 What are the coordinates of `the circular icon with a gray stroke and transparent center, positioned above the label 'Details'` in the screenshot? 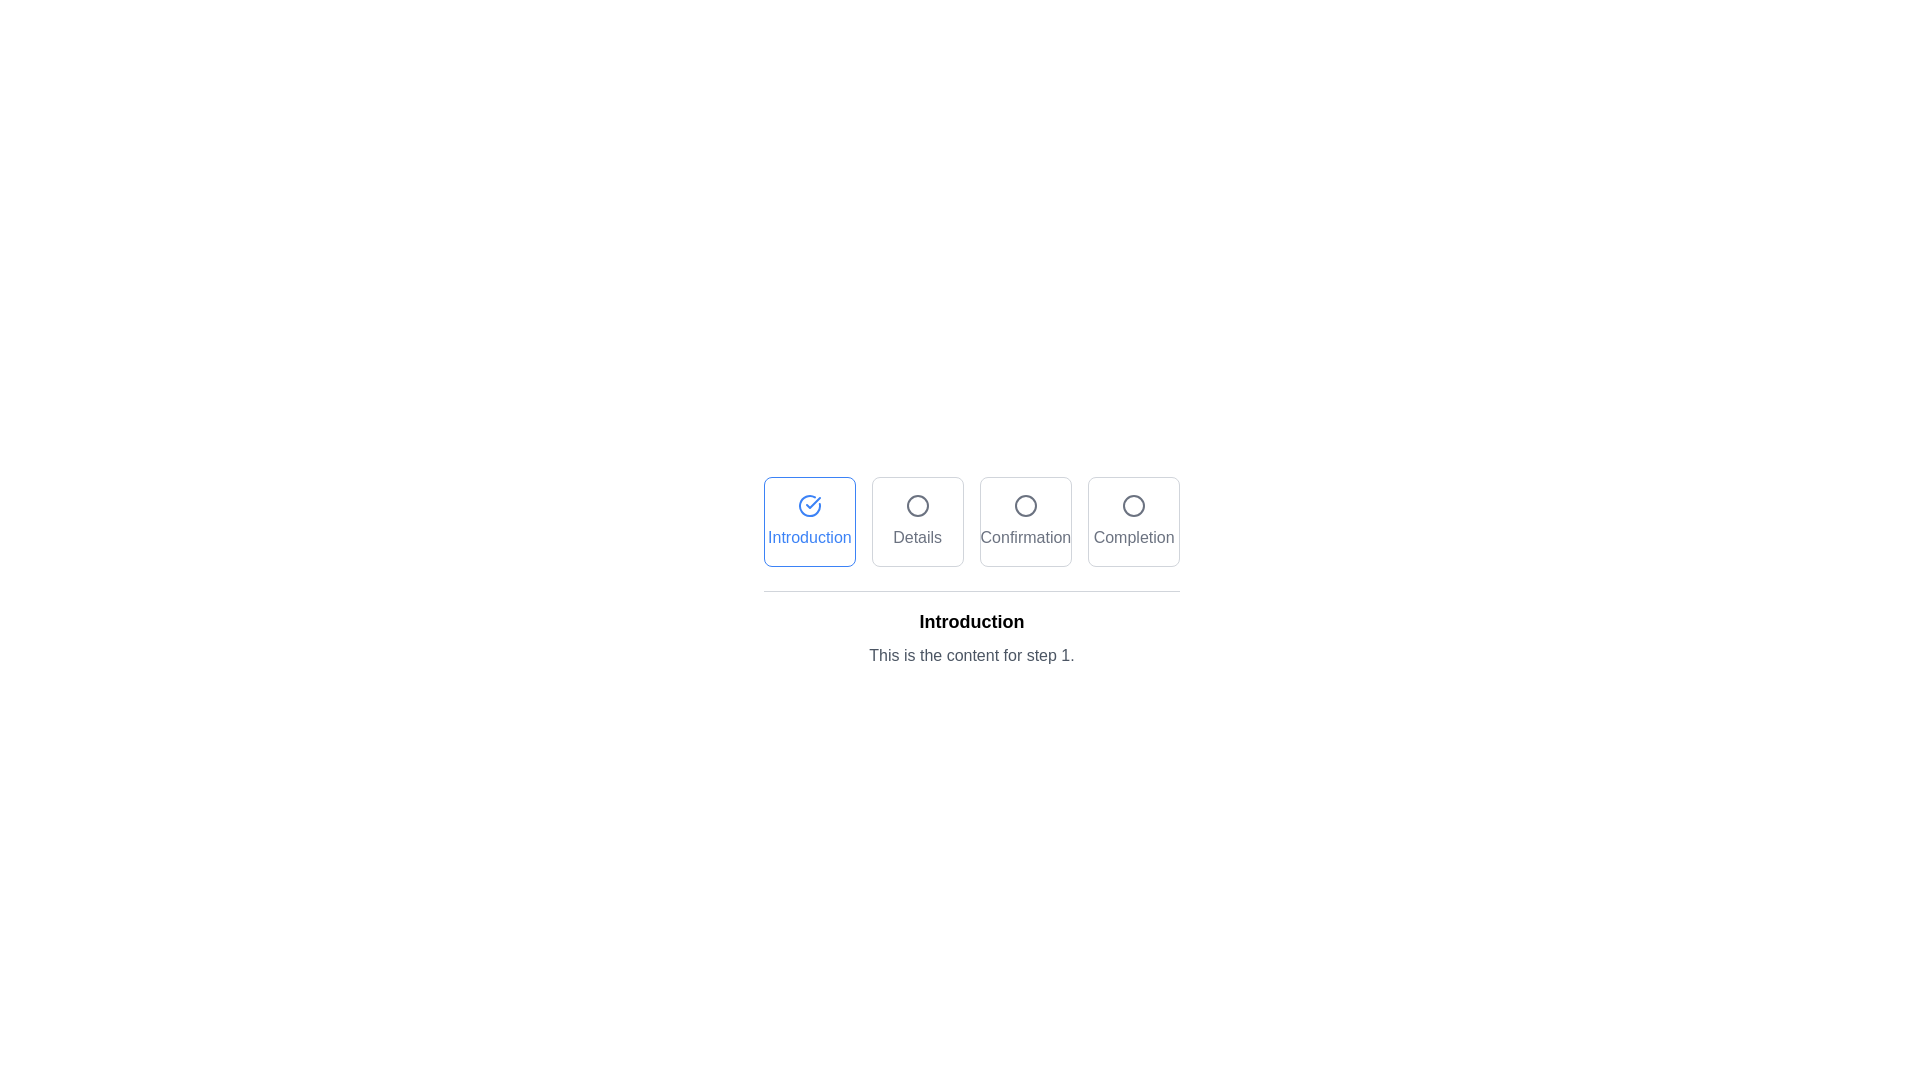 It's located at (916, 504).